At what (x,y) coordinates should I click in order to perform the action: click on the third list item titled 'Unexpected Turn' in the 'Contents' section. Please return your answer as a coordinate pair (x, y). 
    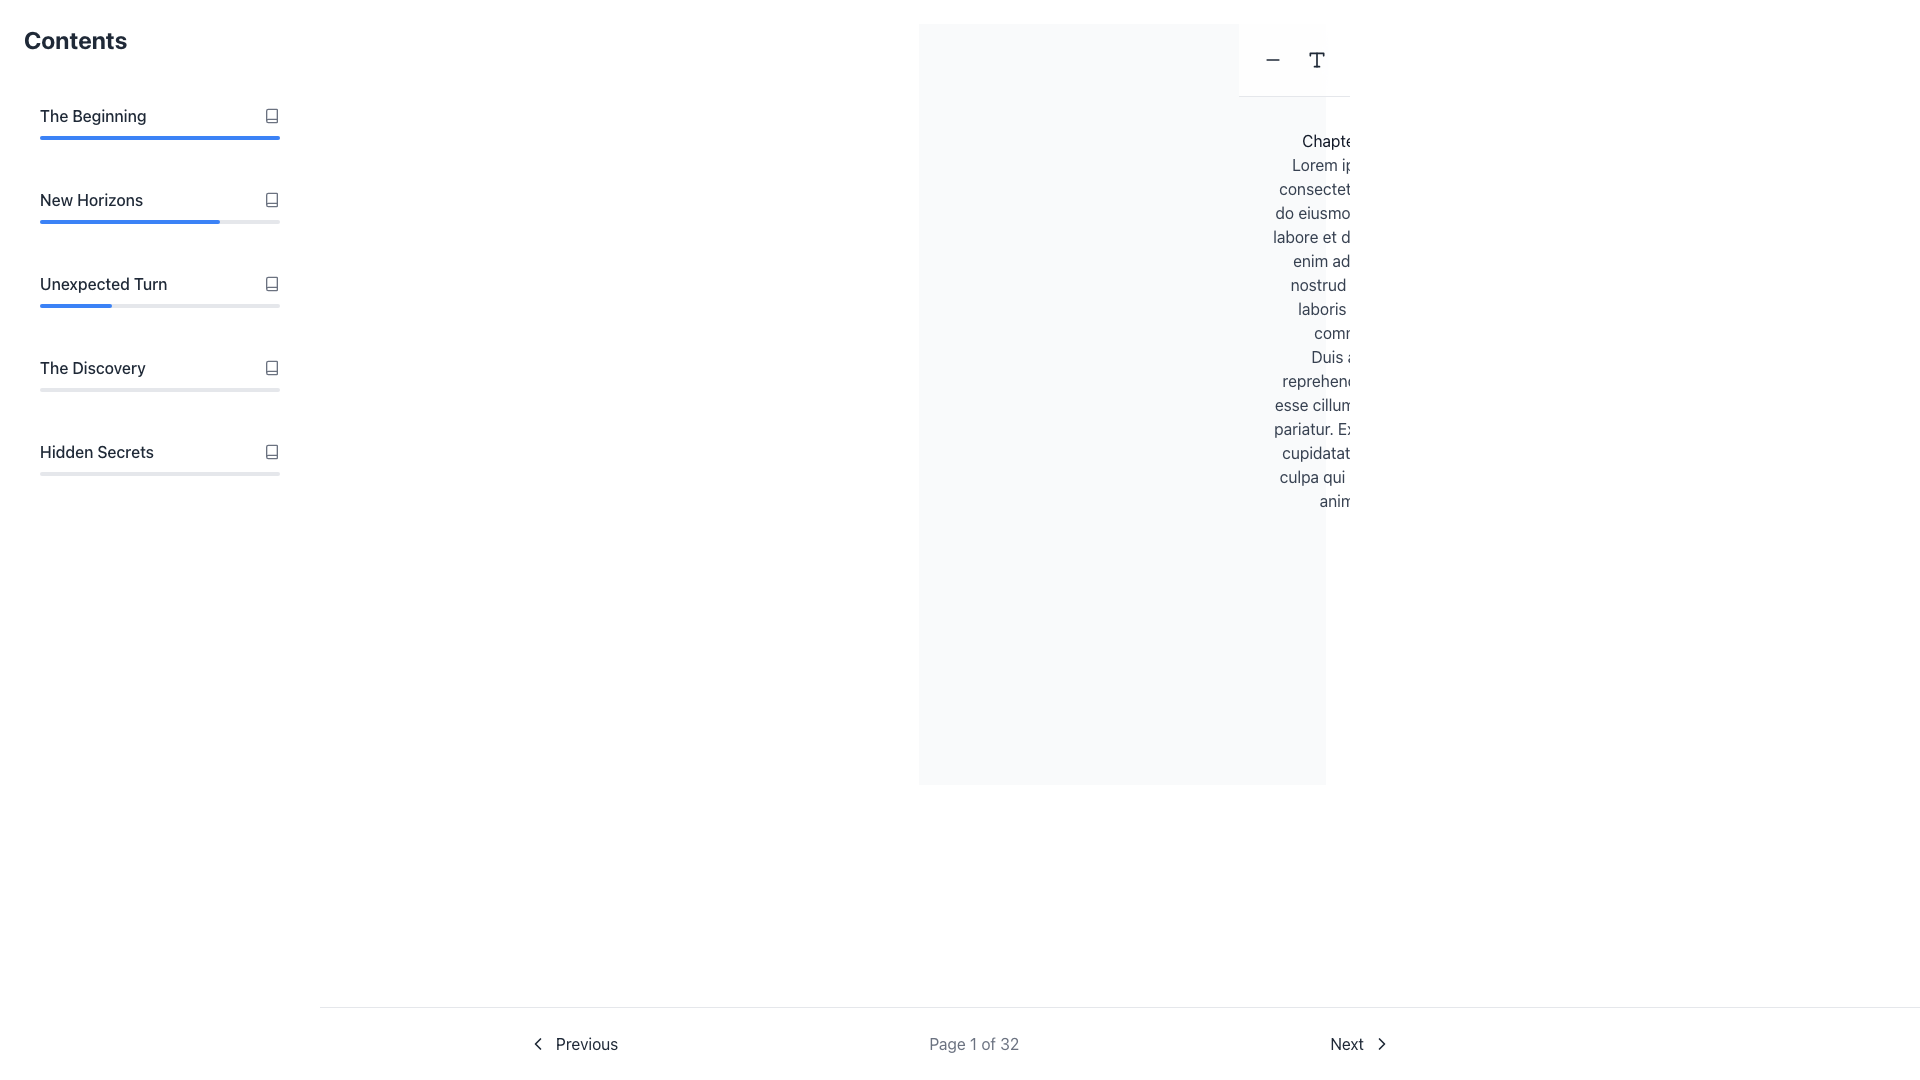
    Looking at the image, I should click on (158, 289).